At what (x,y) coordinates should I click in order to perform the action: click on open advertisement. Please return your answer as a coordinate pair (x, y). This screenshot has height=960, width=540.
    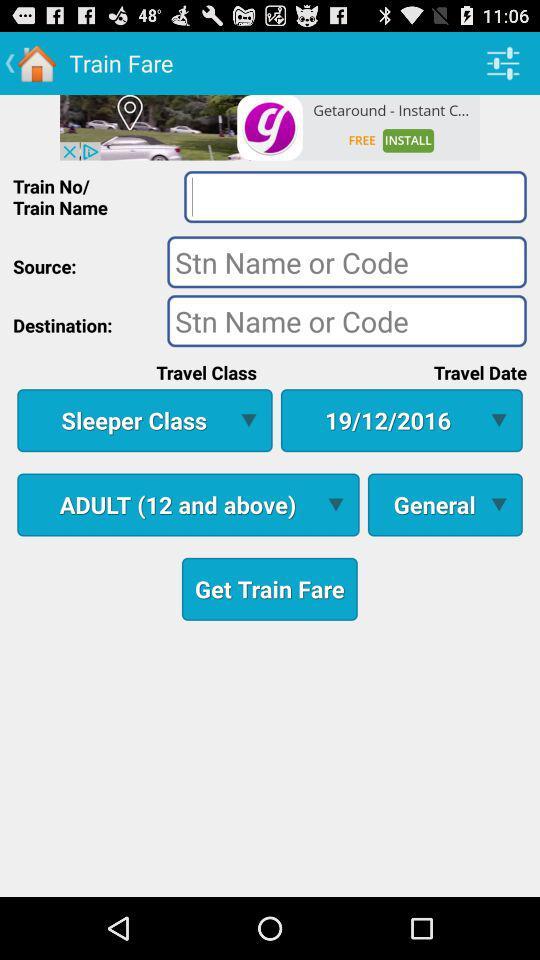
    Looking at the image, I should click on (270, 126).